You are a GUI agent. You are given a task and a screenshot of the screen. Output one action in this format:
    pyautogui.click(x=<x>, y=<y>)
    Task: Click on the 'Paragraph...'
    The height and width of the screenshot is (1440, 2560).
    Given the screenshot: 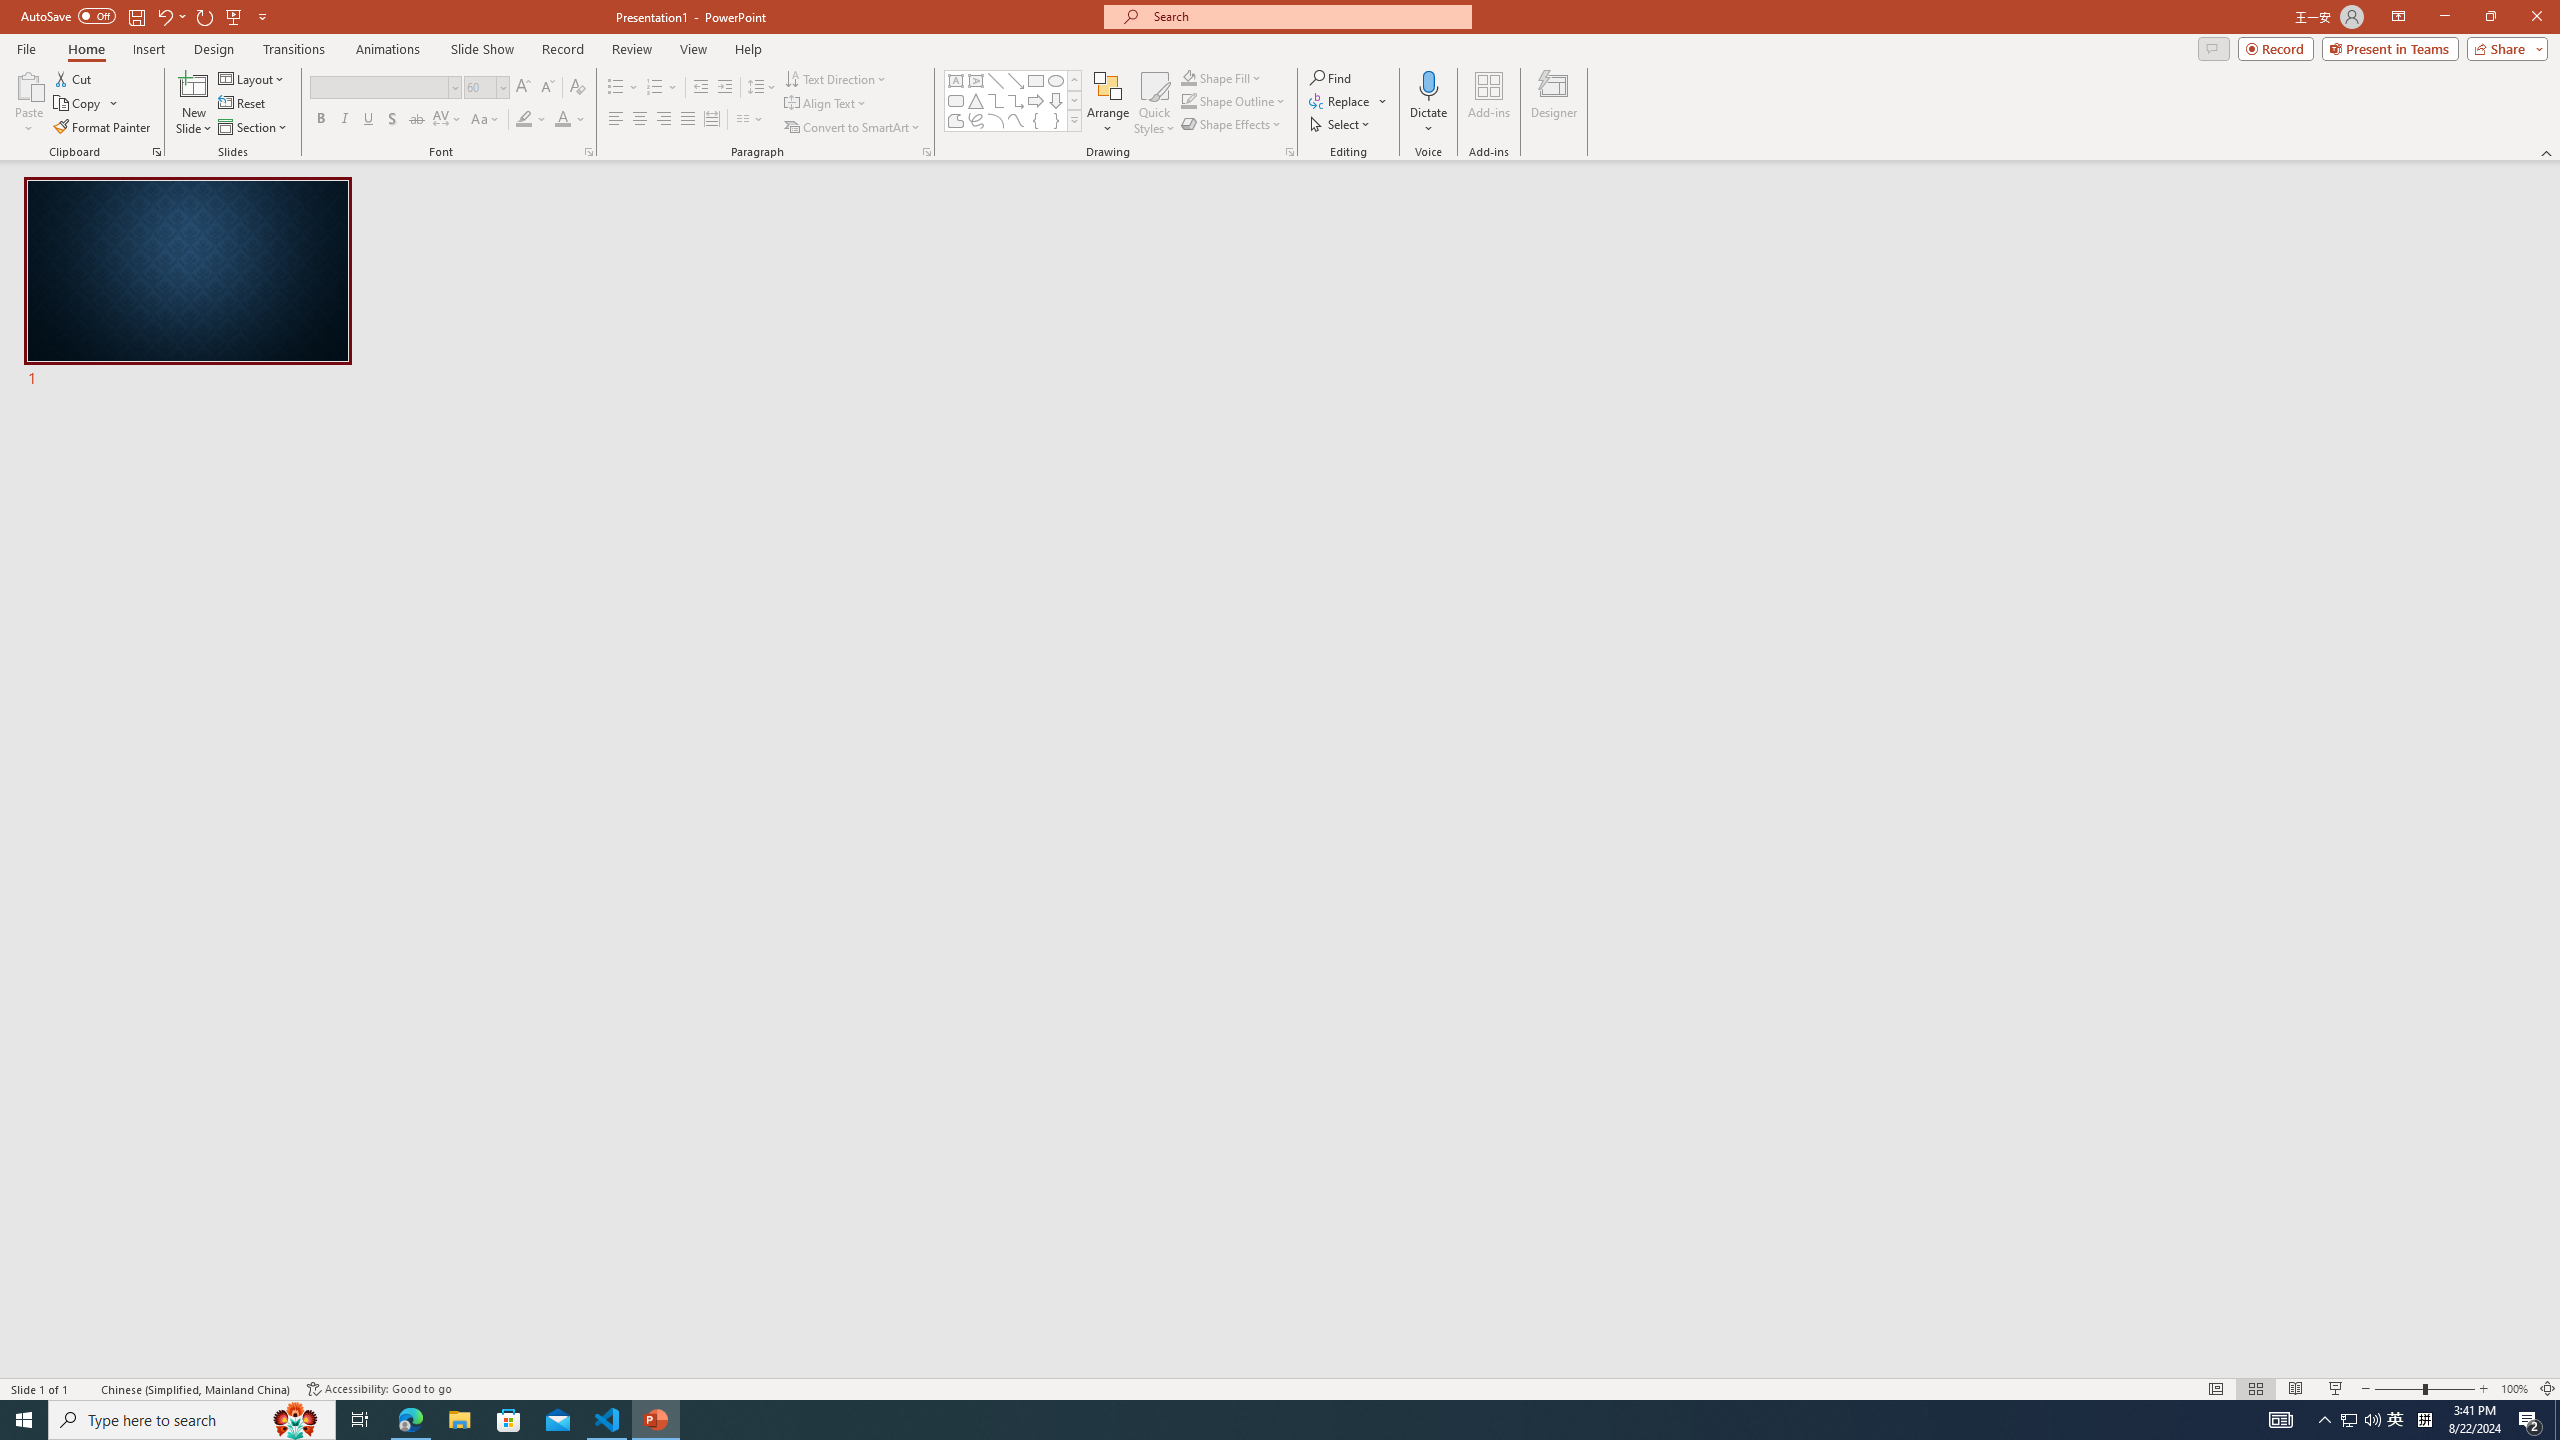 What is the action you would take?
    pyautogui.click(x=925, y=150)
    